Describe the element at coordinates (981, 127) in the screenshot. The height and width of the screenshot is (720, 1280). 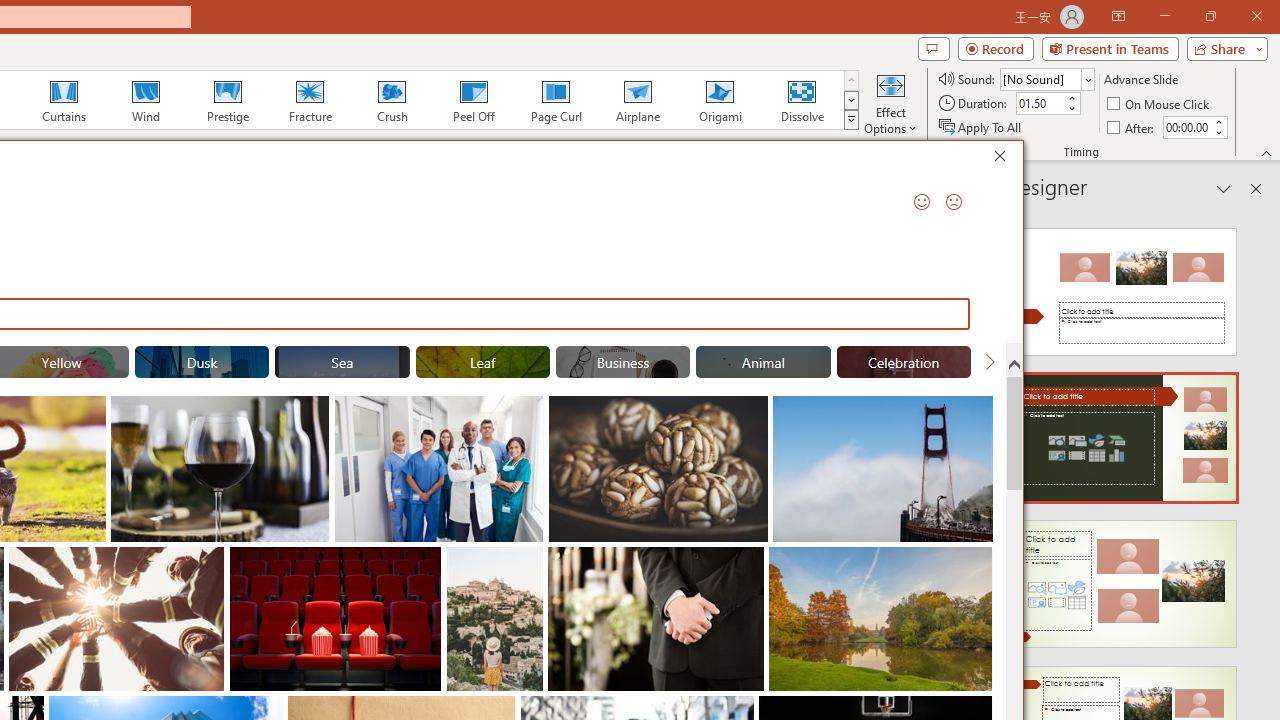
I see `'Apply To All'` at that location.